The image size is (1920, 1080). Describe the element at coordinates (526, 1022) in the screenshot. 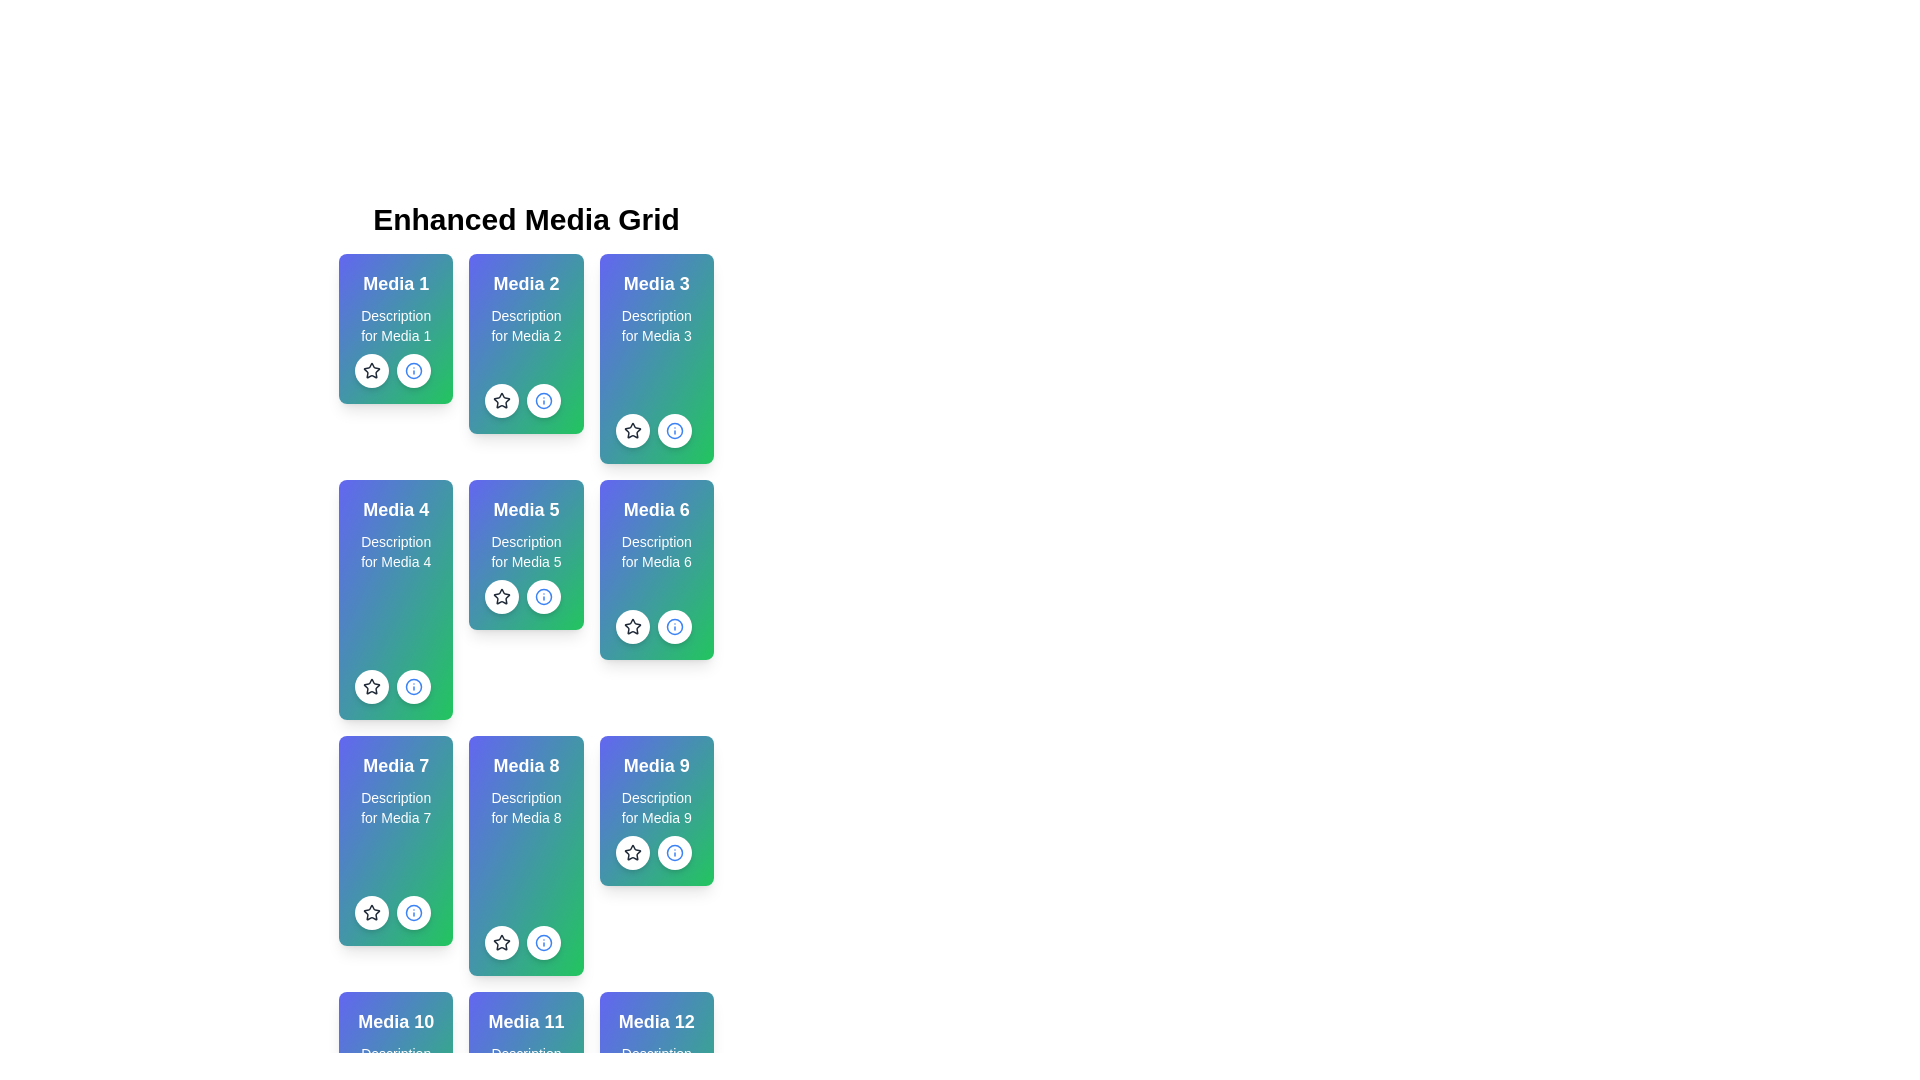

I see `the Static Text Label reading 'Media 11', which is styled with a large and bold white font against a gradient background, located at the top of its card-like structure in the grid layout` at that location.